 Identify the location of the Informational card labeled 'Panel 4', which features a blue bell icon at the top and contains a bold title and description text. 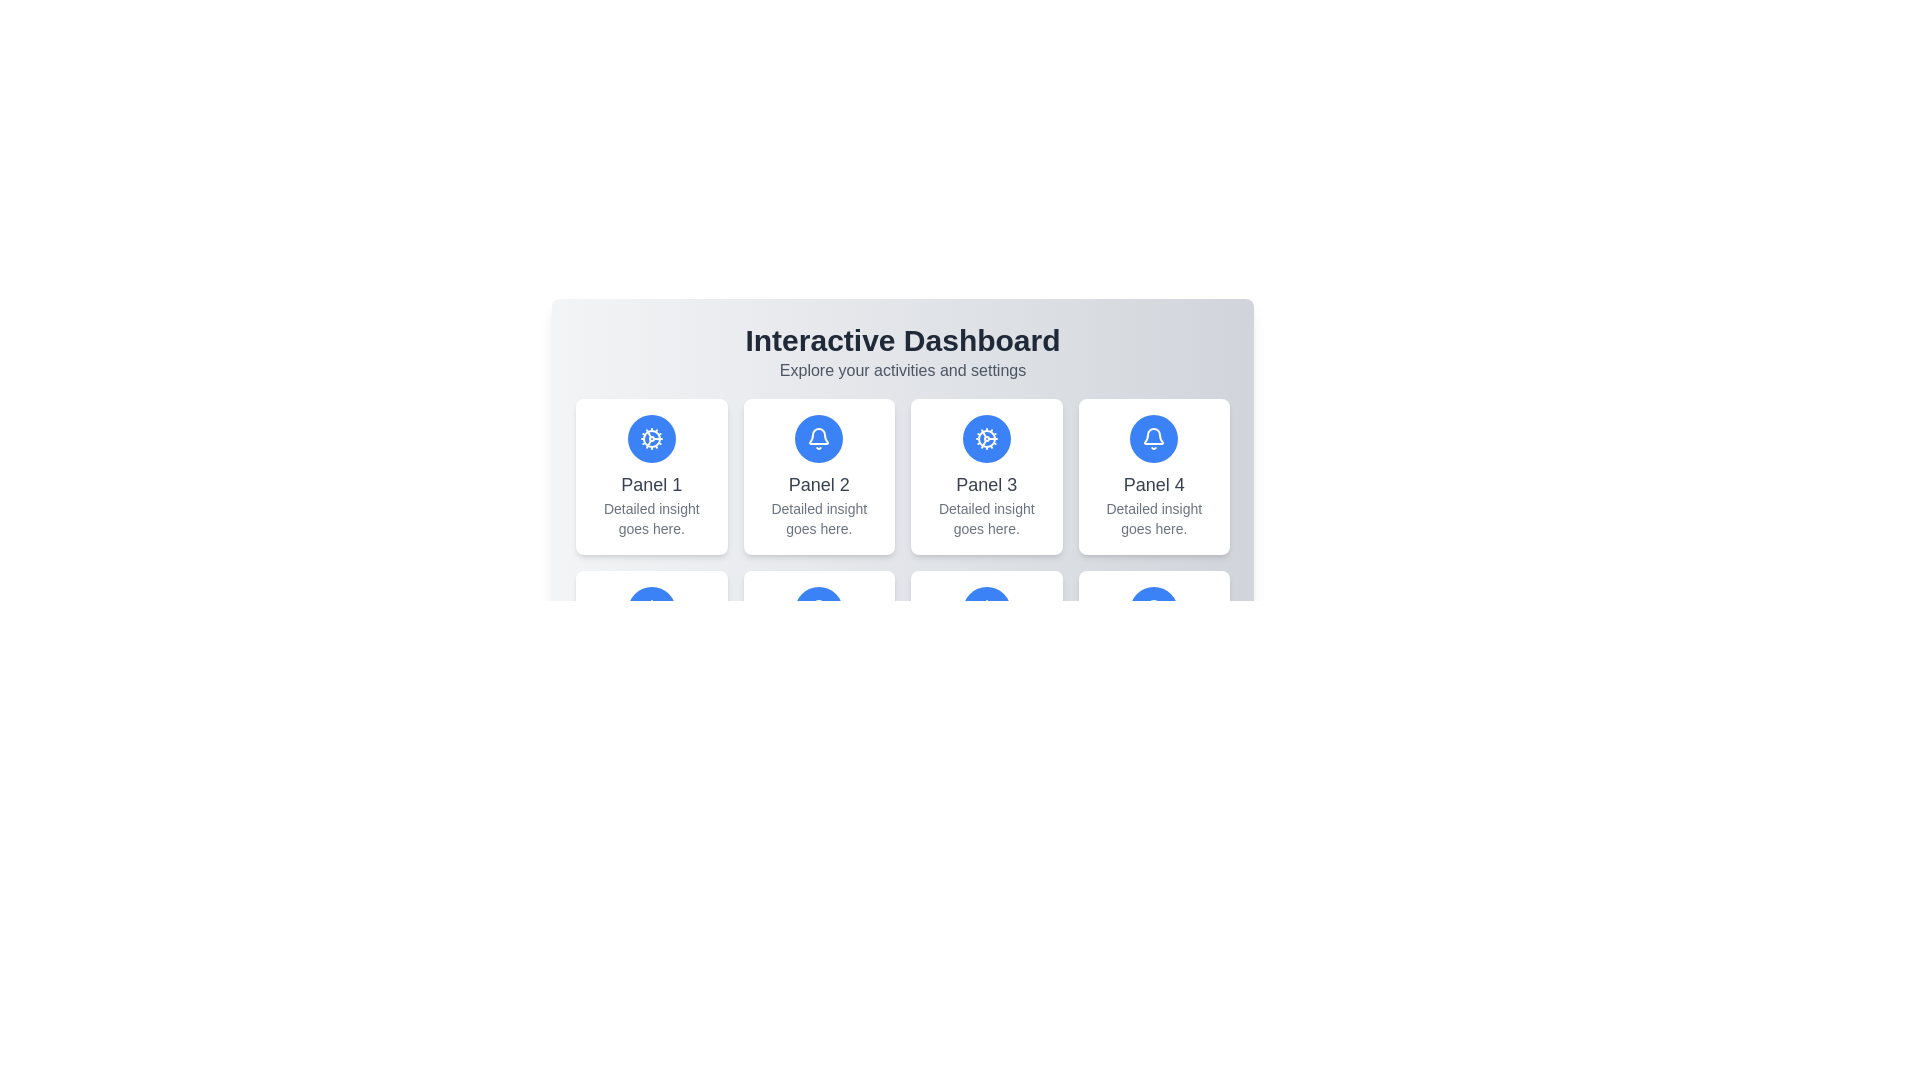
(1154, 477).